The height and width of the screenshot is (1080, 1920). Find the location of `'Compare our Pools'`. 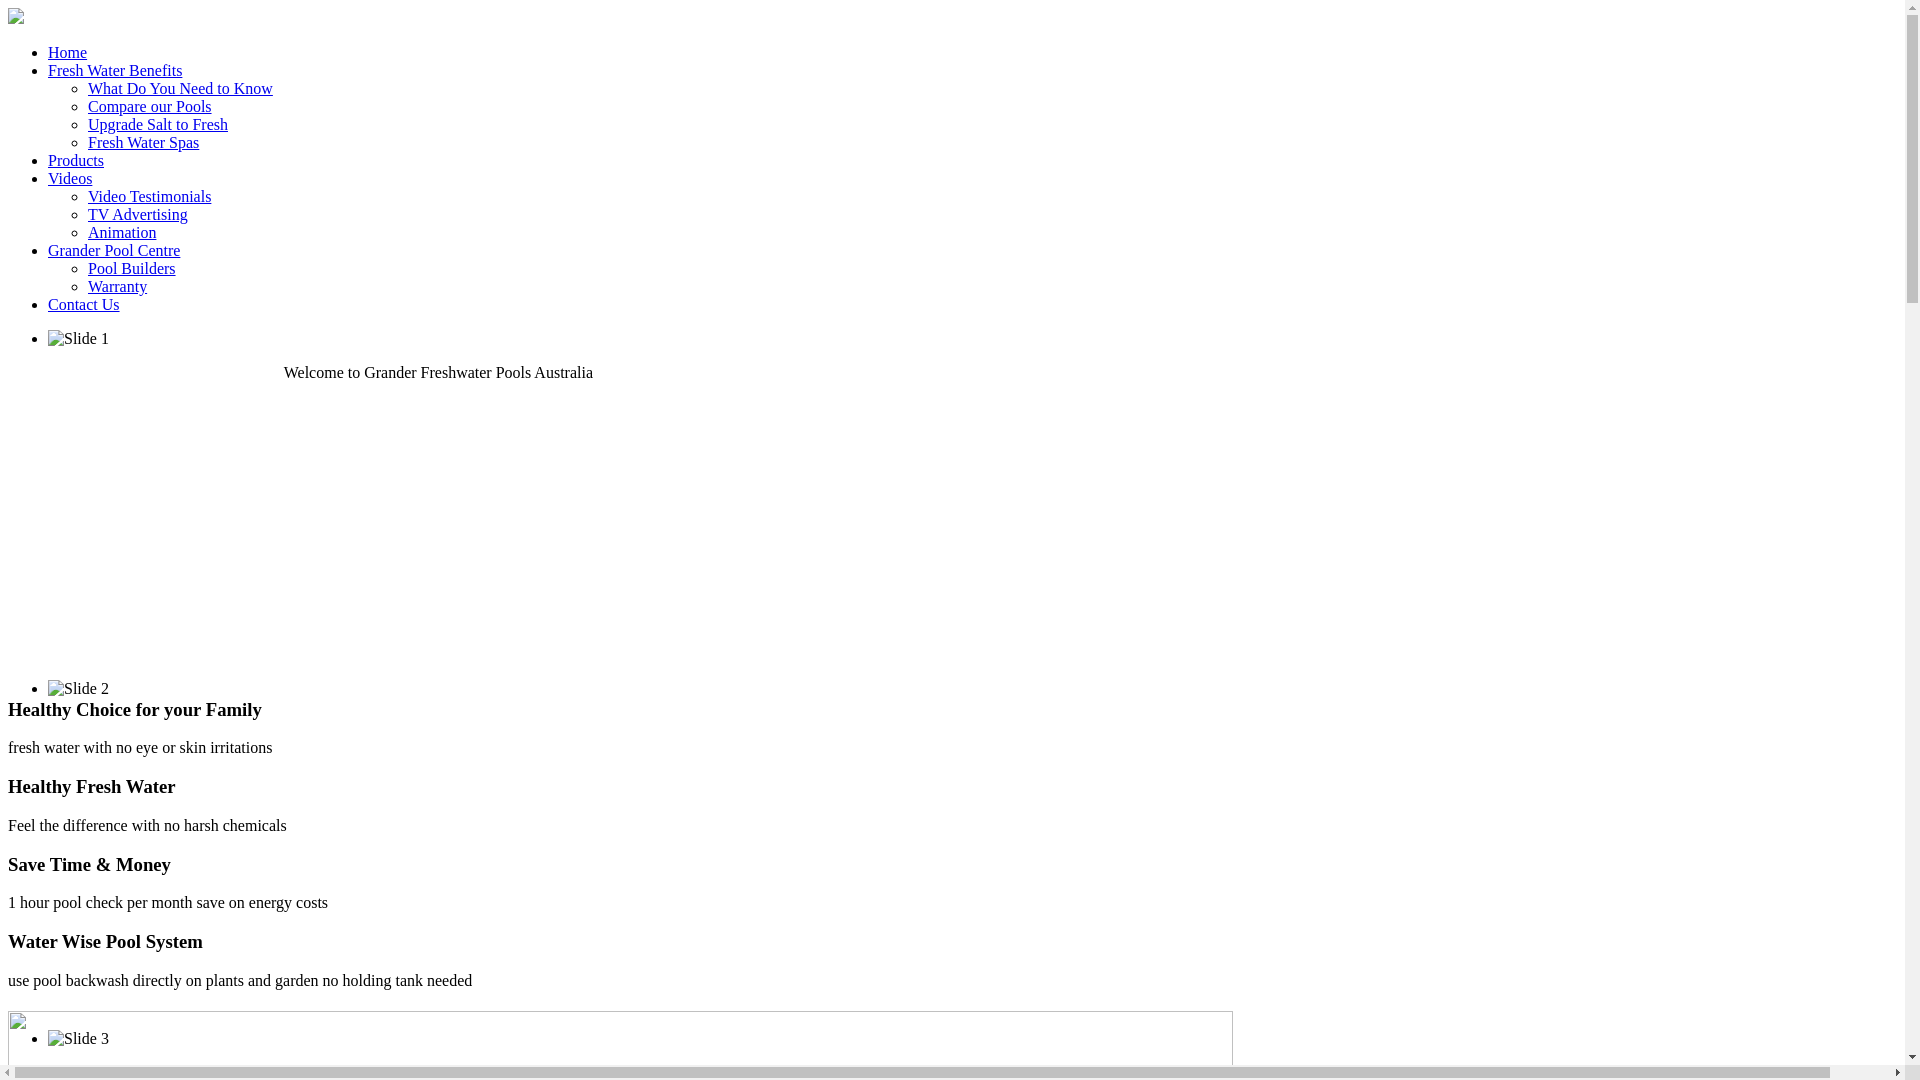

'Compare our Pools' is located at coordinates (148, 106).